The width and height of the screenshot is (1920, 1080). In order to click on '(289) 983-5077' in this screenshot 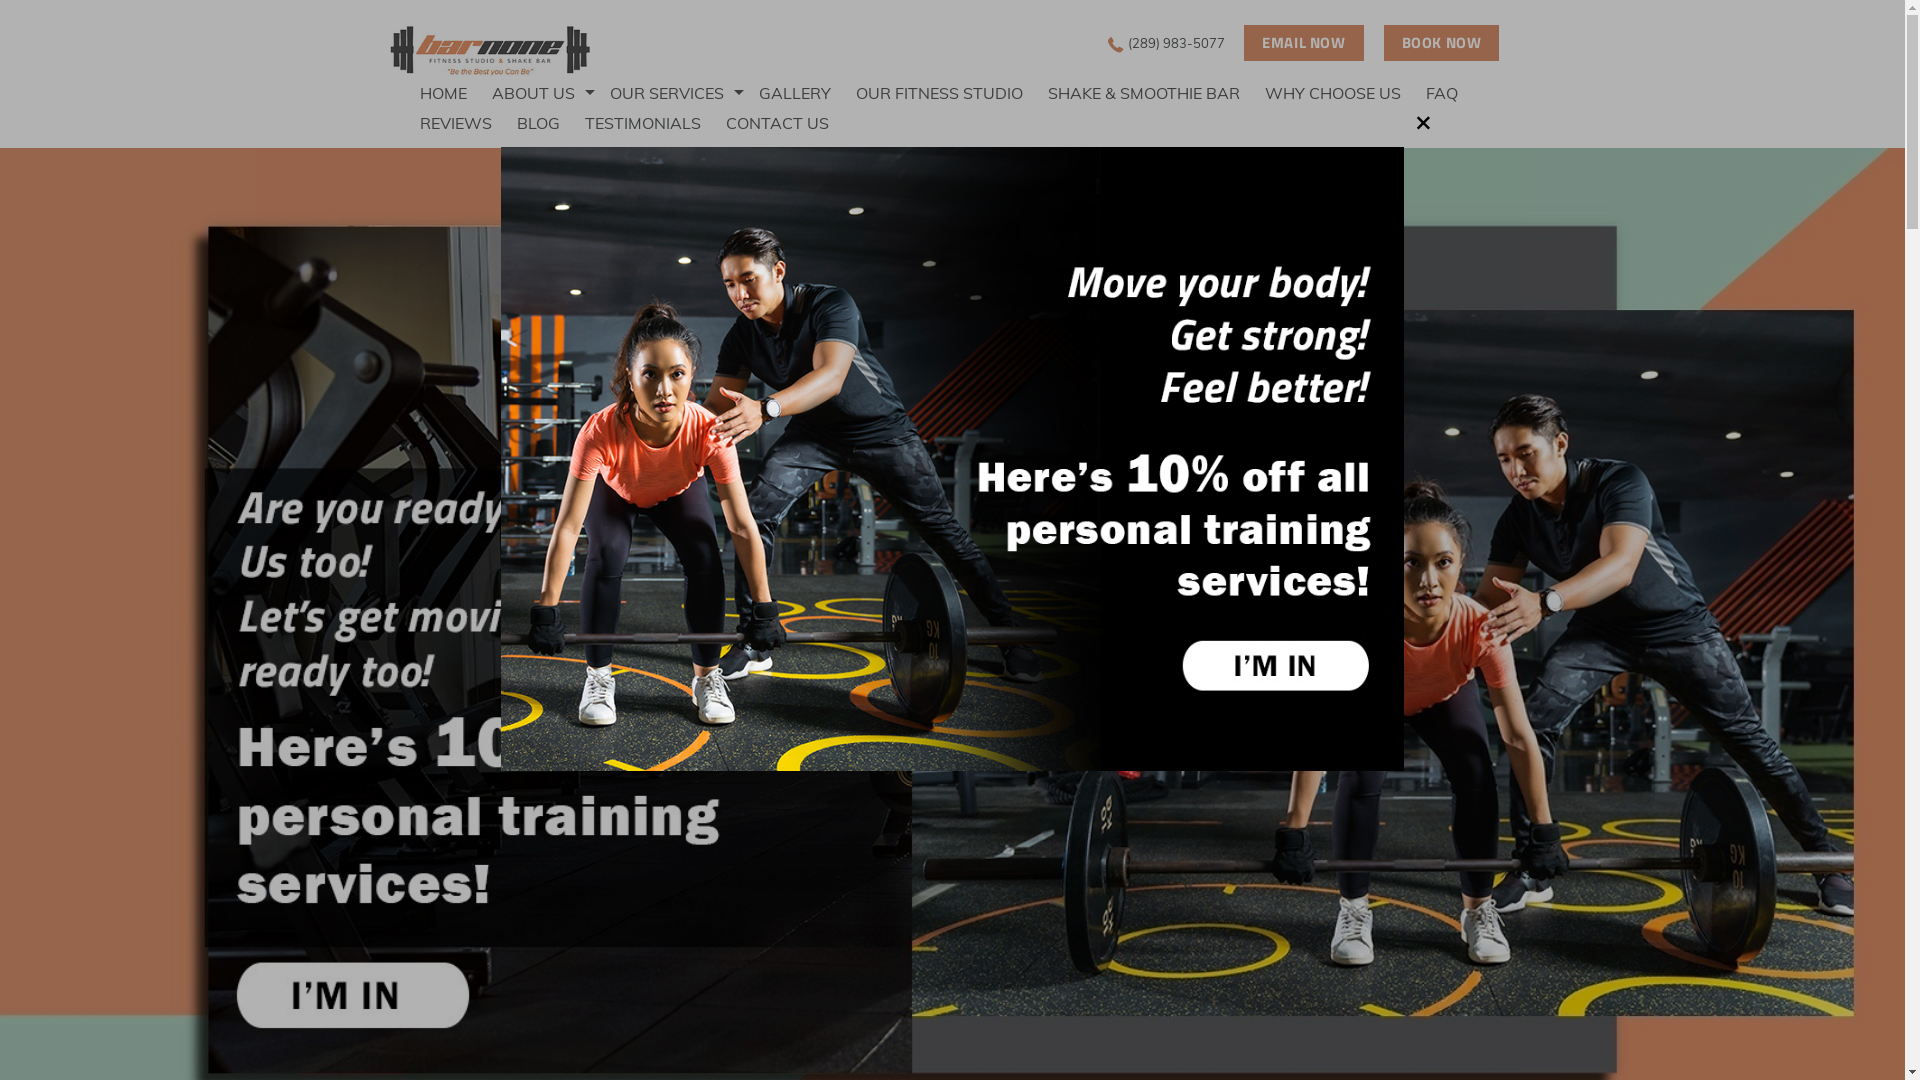, I will do `click(1107, 42)`.